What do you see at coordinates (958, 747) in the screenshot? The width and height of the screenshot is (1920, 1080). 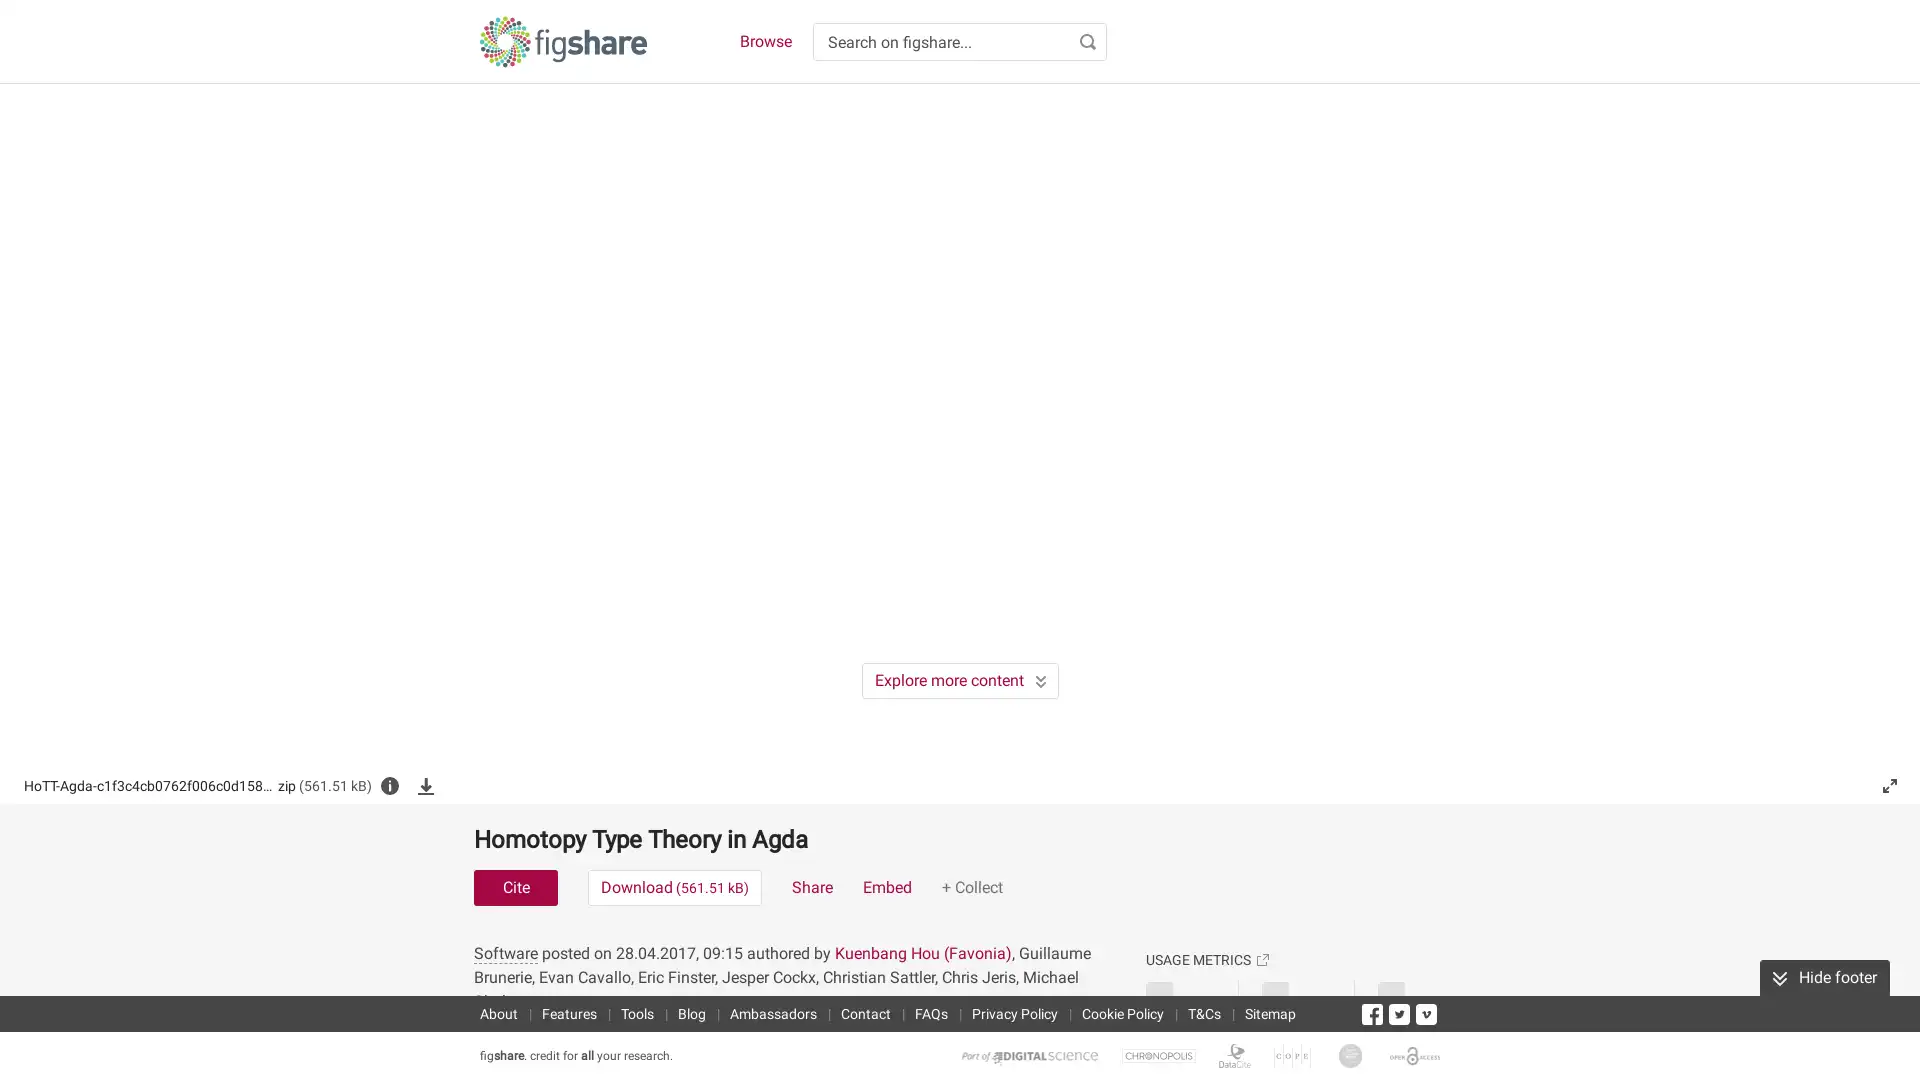 I see `Explore more content` at bounding box center [958, 747].